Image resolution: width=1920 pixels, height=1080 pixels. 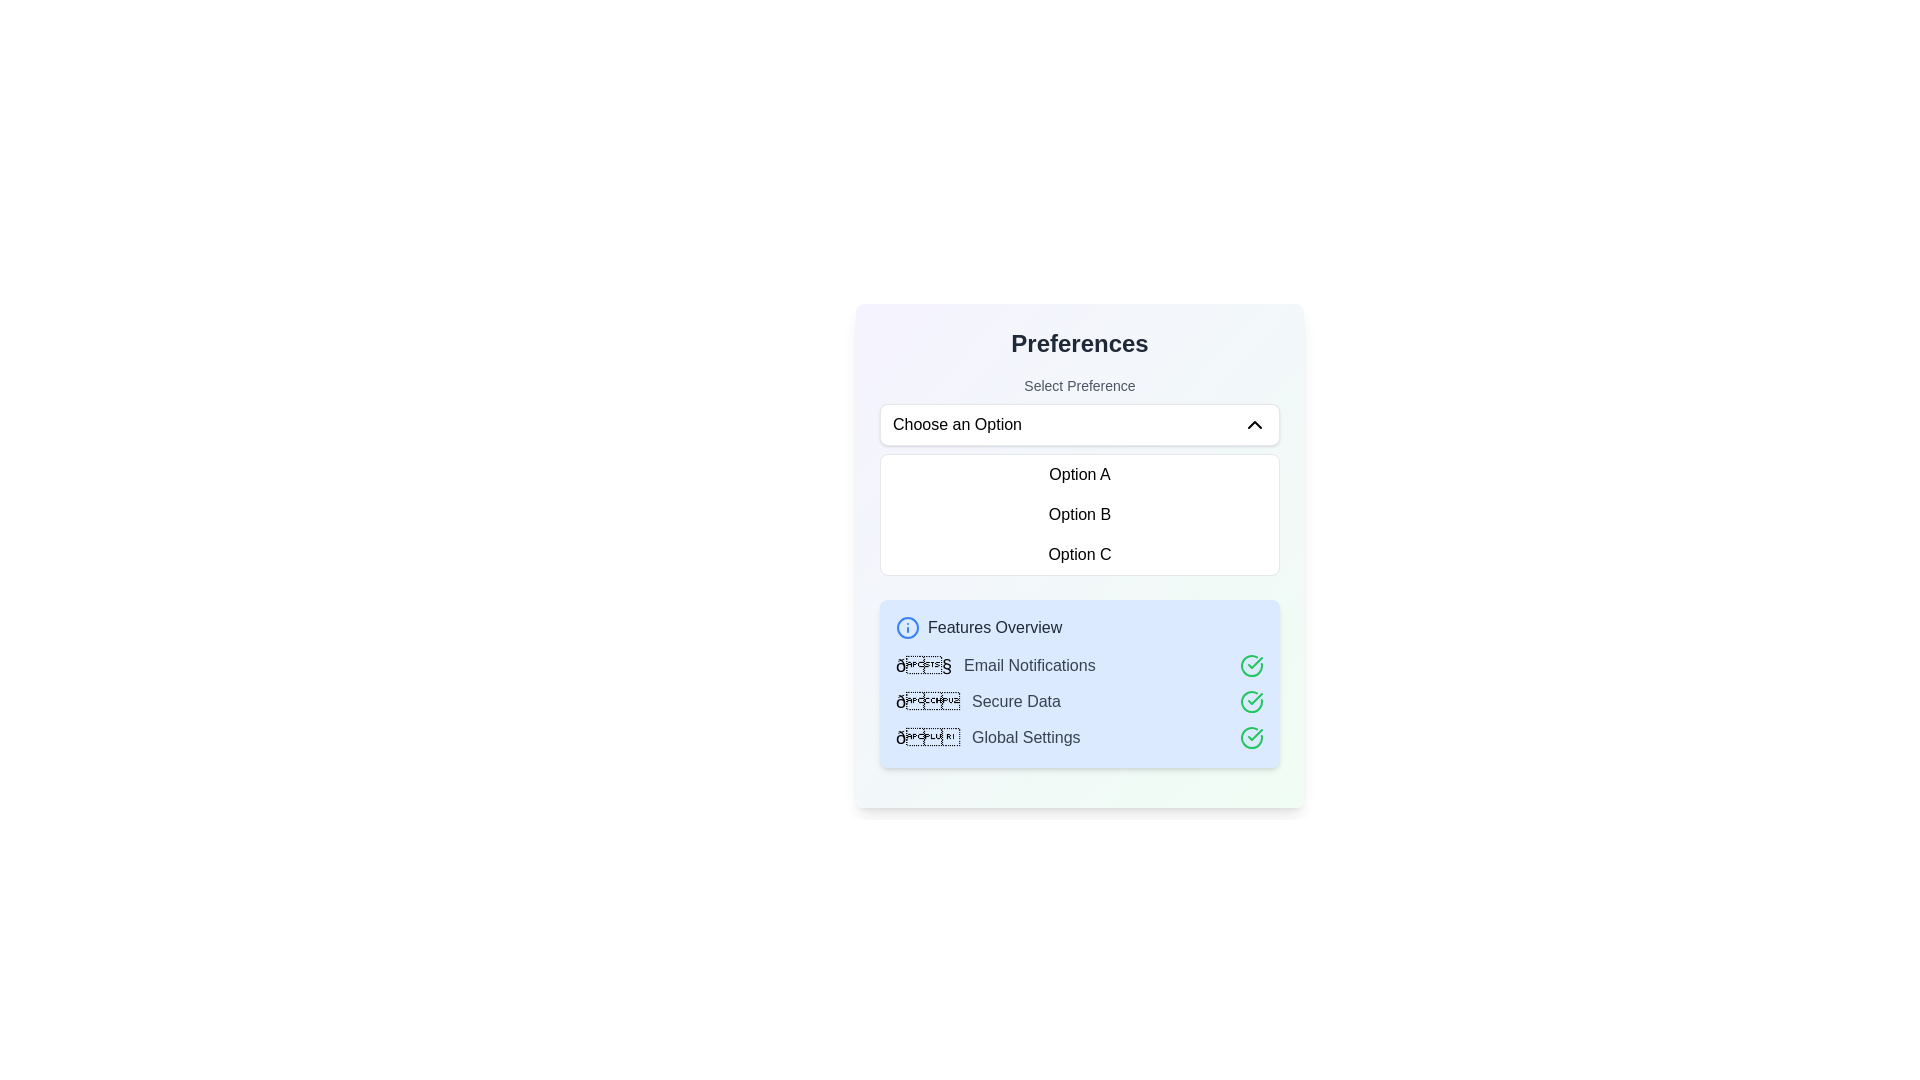 What do you see at coordinates (906, 627) in the screenshot?
I see `the icon located to the left of the 'Features Overview' text` at bounding box center [906, 627].